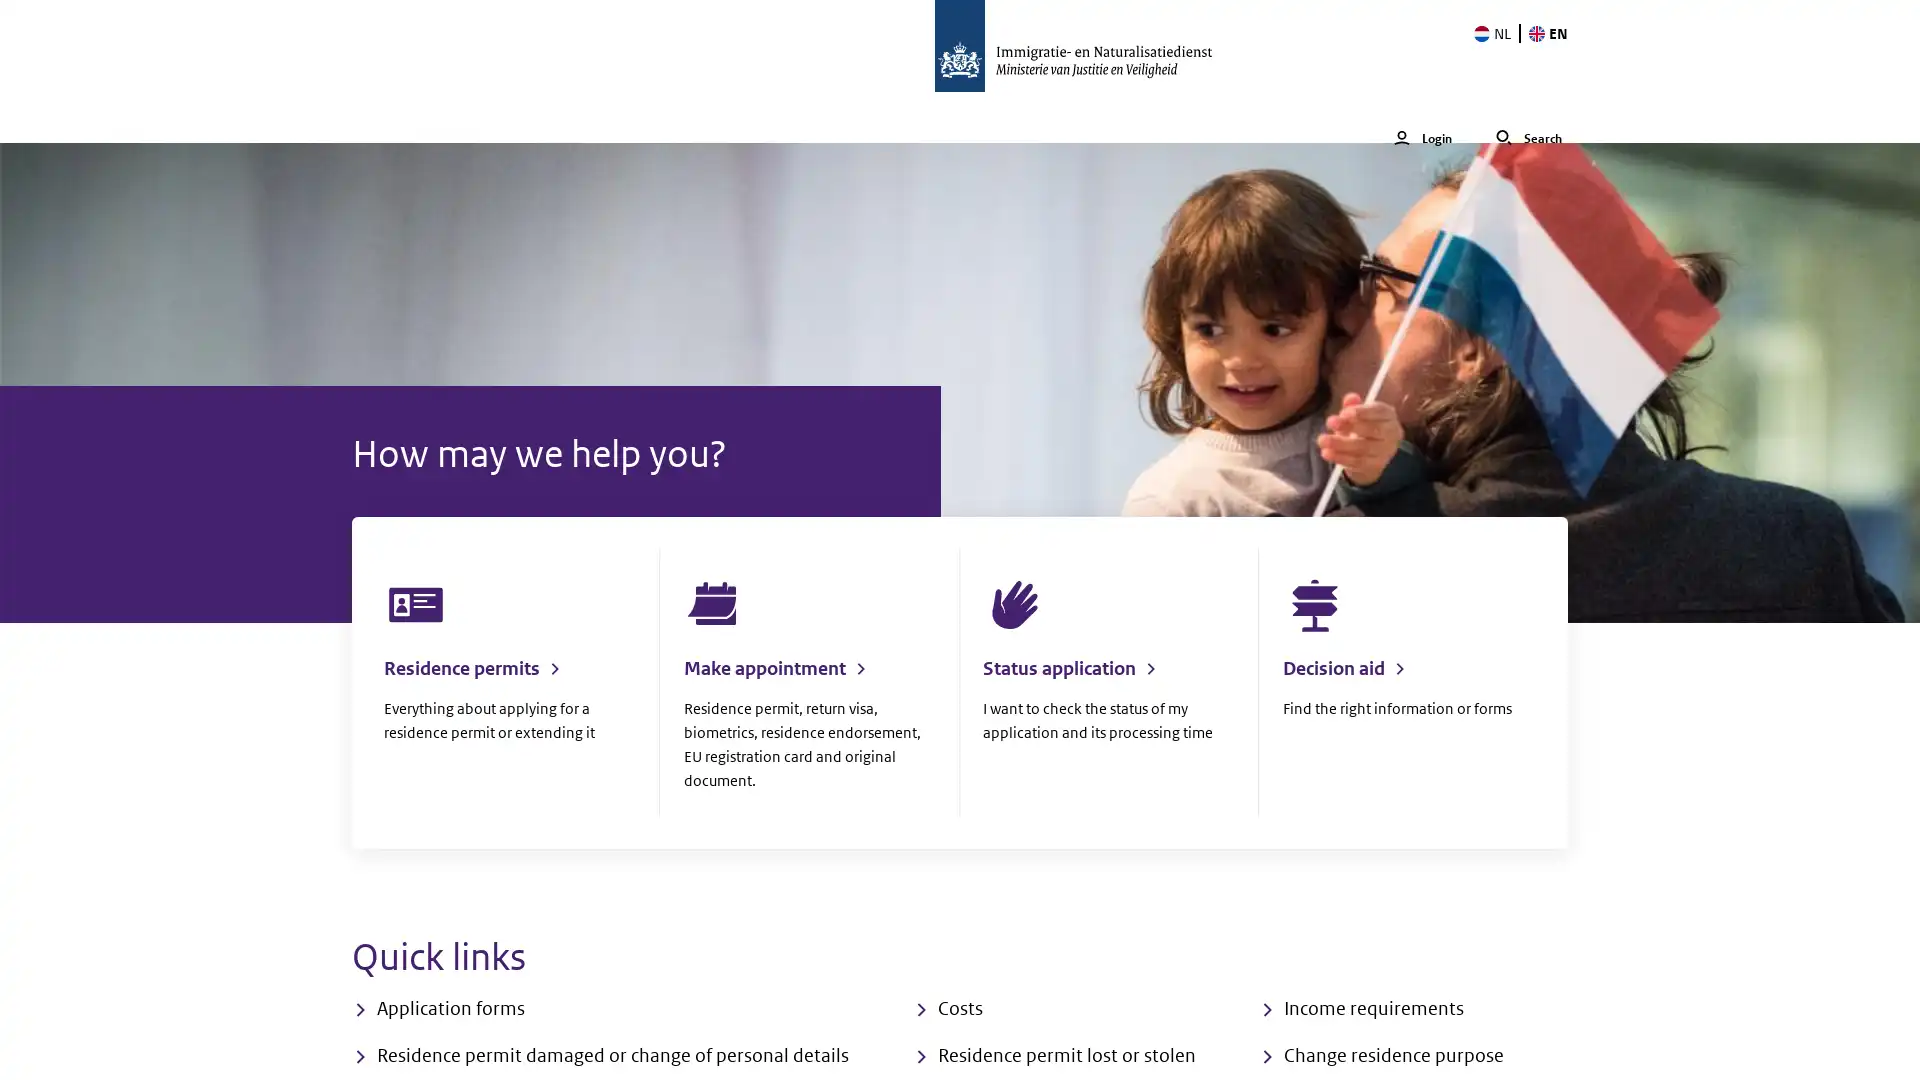 This screenshot has width=1920, height=1080. Describe the element at coordinates (1421, 117) in the screenshot. I see `1 Login` at that location.